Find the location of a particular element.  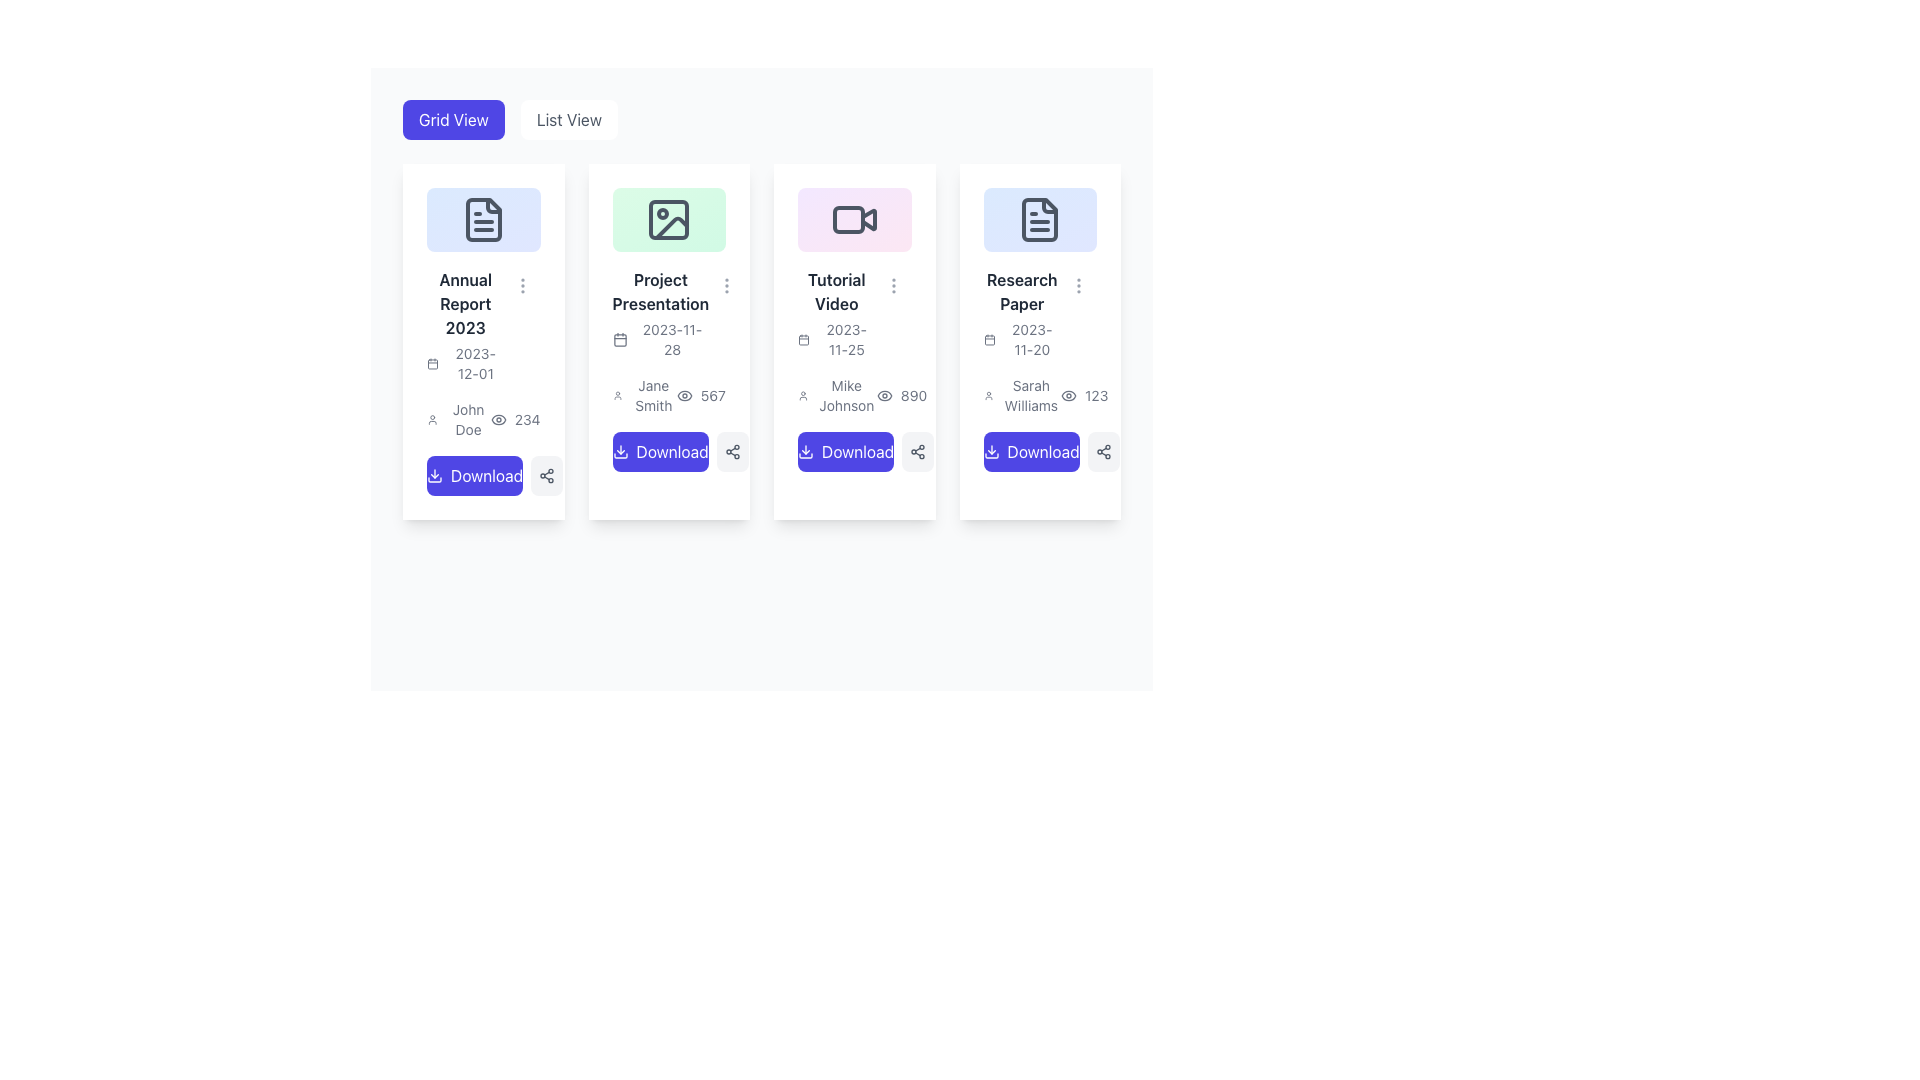

the ellipsis menu icon located in the top-right corner of the 'Project Presentation' card is located at coordinates (726, 285).